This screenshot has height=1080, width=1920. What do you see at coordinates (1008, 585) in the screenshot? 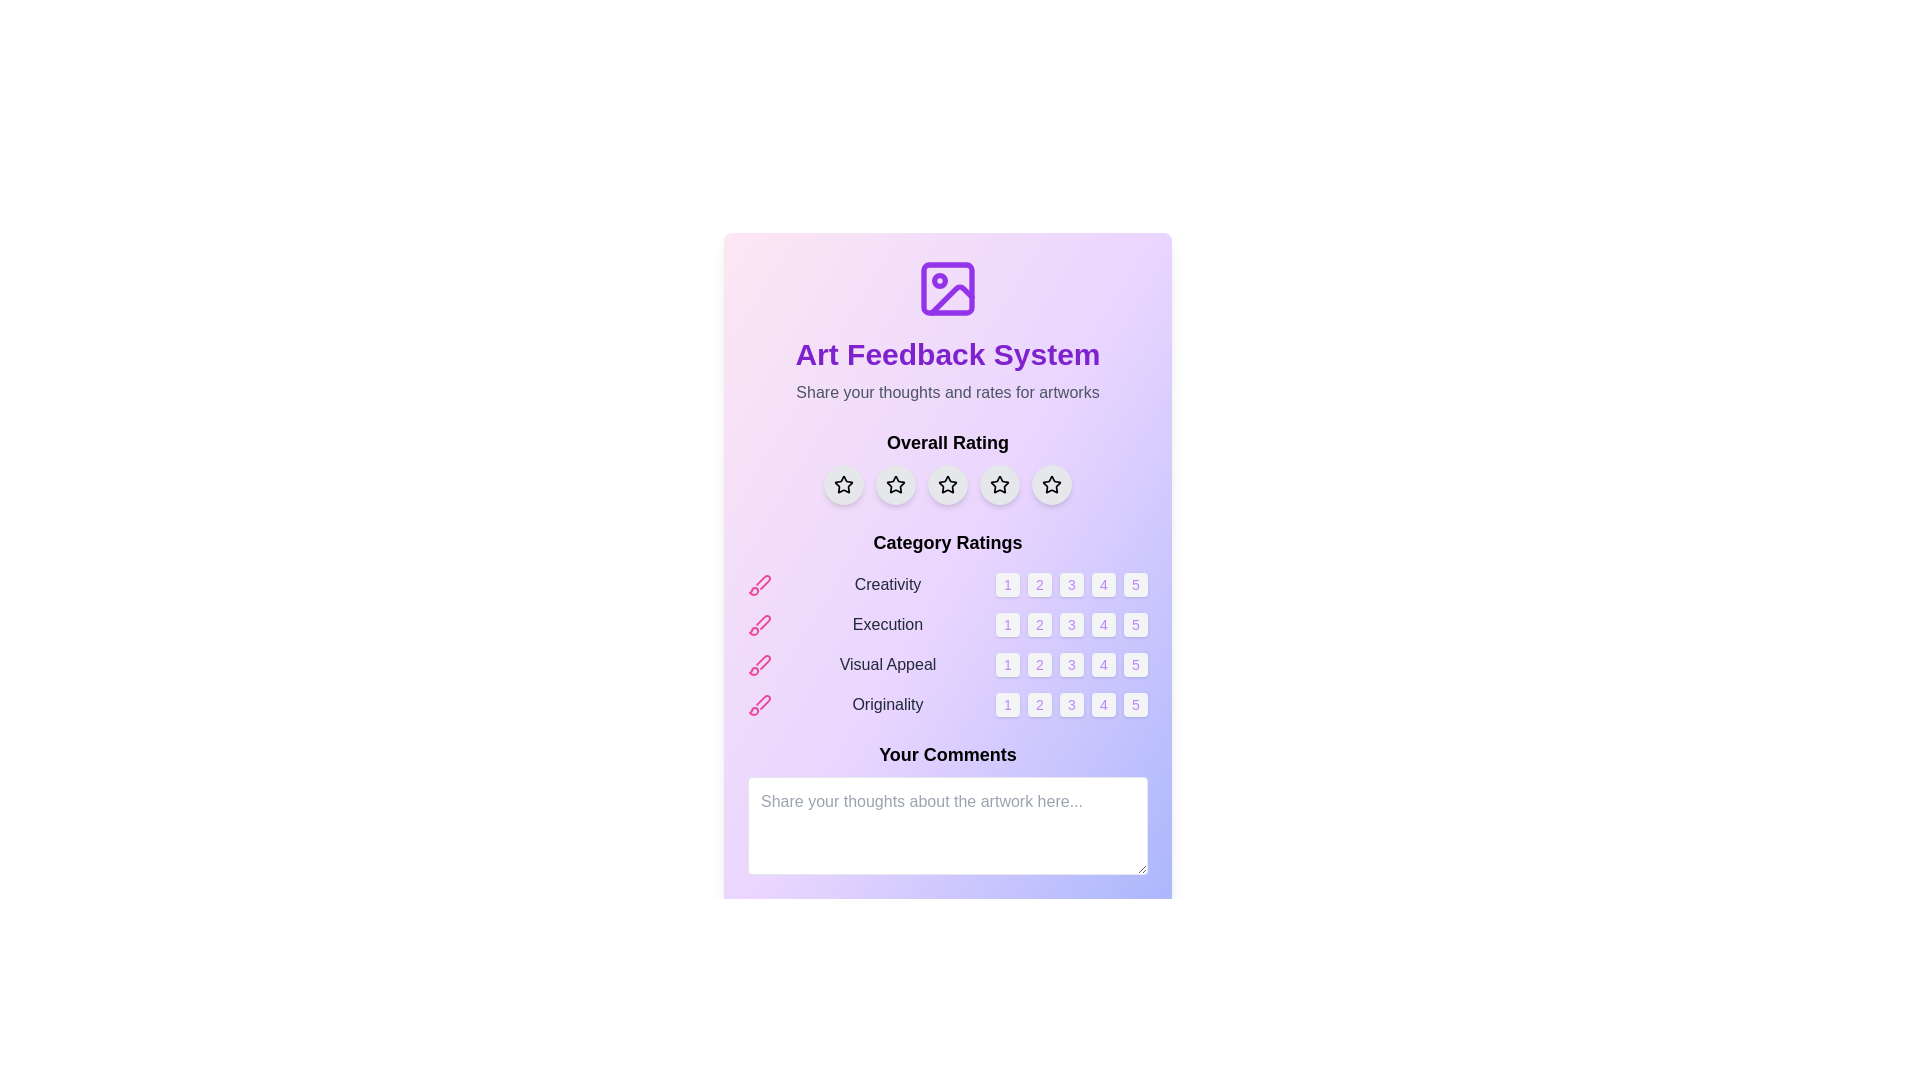
I see `the first button in the 'Creativity' category to assign a rating of '1'` at bounding box center [1008, 585].